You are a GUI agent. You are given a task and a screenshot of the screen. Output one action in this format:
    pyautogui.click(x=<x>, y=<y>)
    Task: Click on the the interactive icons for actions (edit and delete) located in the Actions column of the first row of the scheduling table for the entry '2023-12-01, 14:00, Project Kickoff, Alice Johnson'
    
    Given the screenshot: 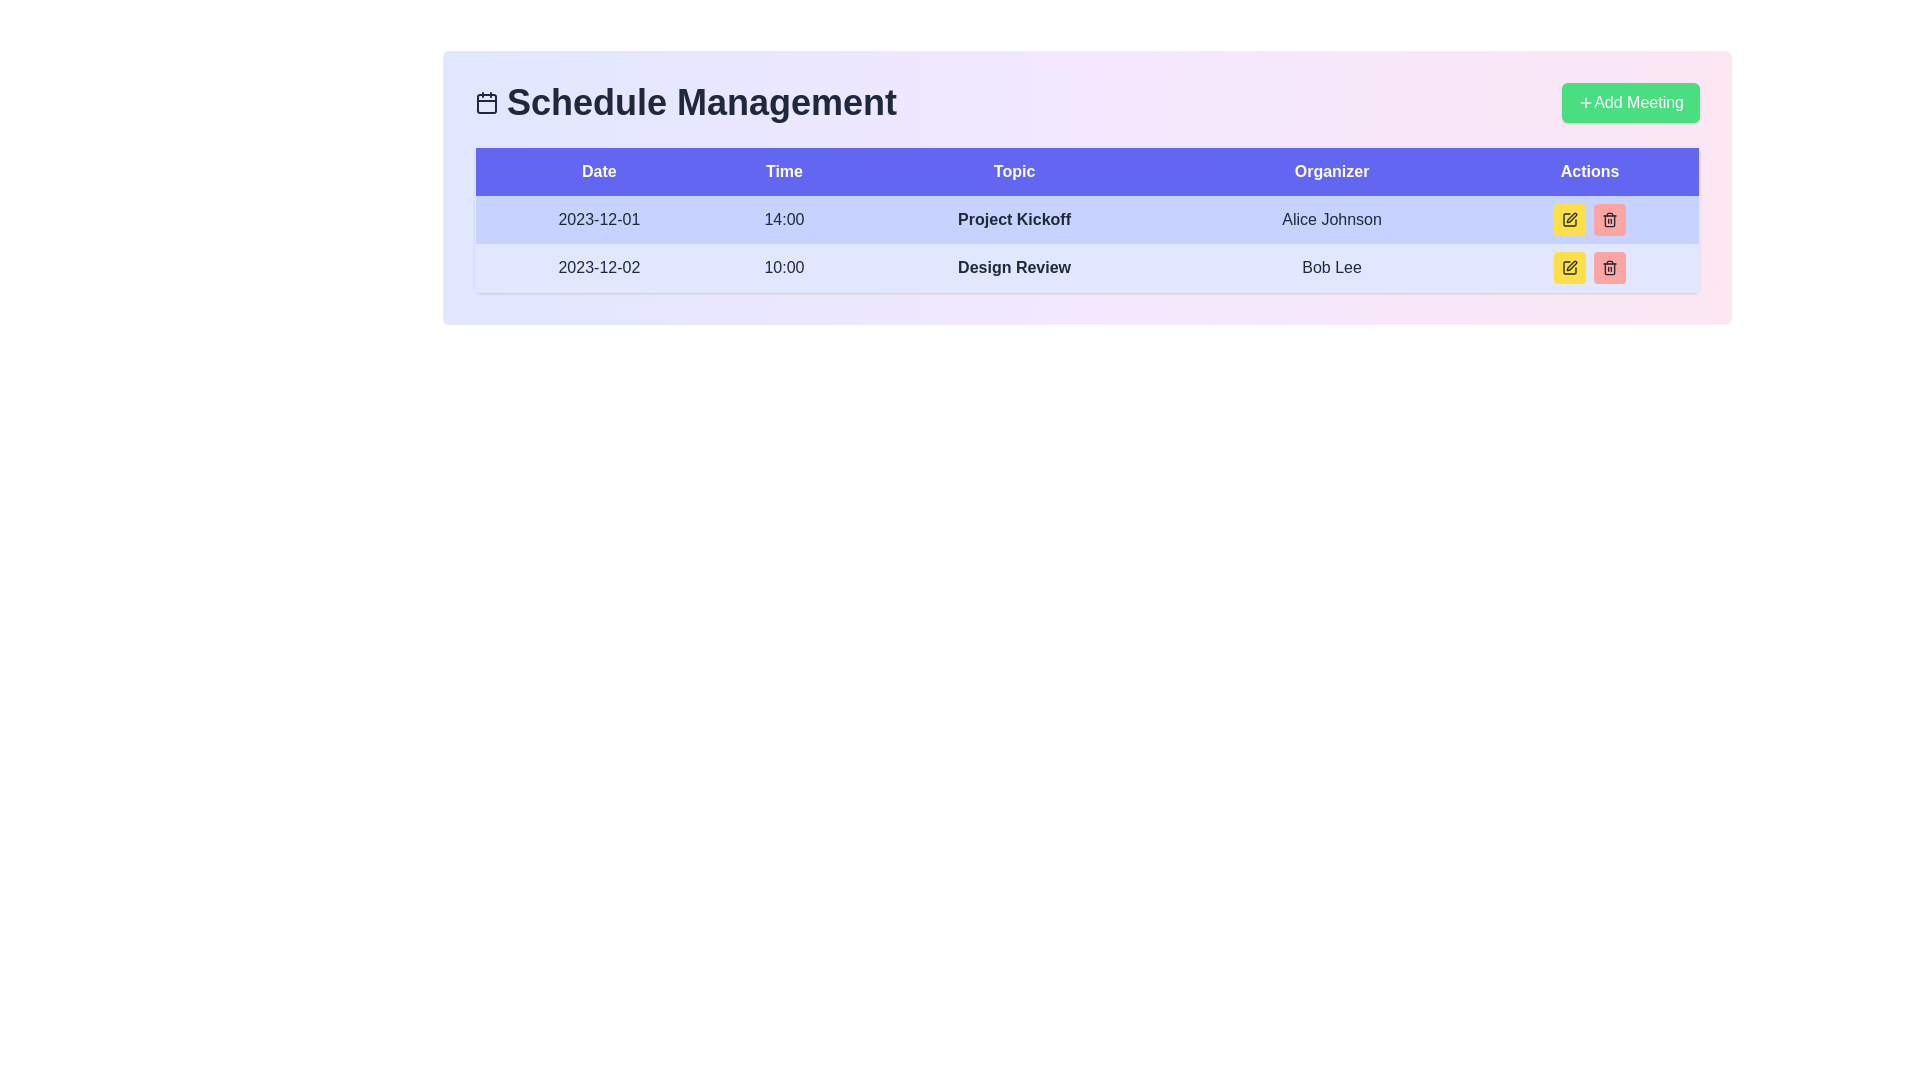 What is the action you would take?
    pyautogui.click(x=1588, y=219)
    